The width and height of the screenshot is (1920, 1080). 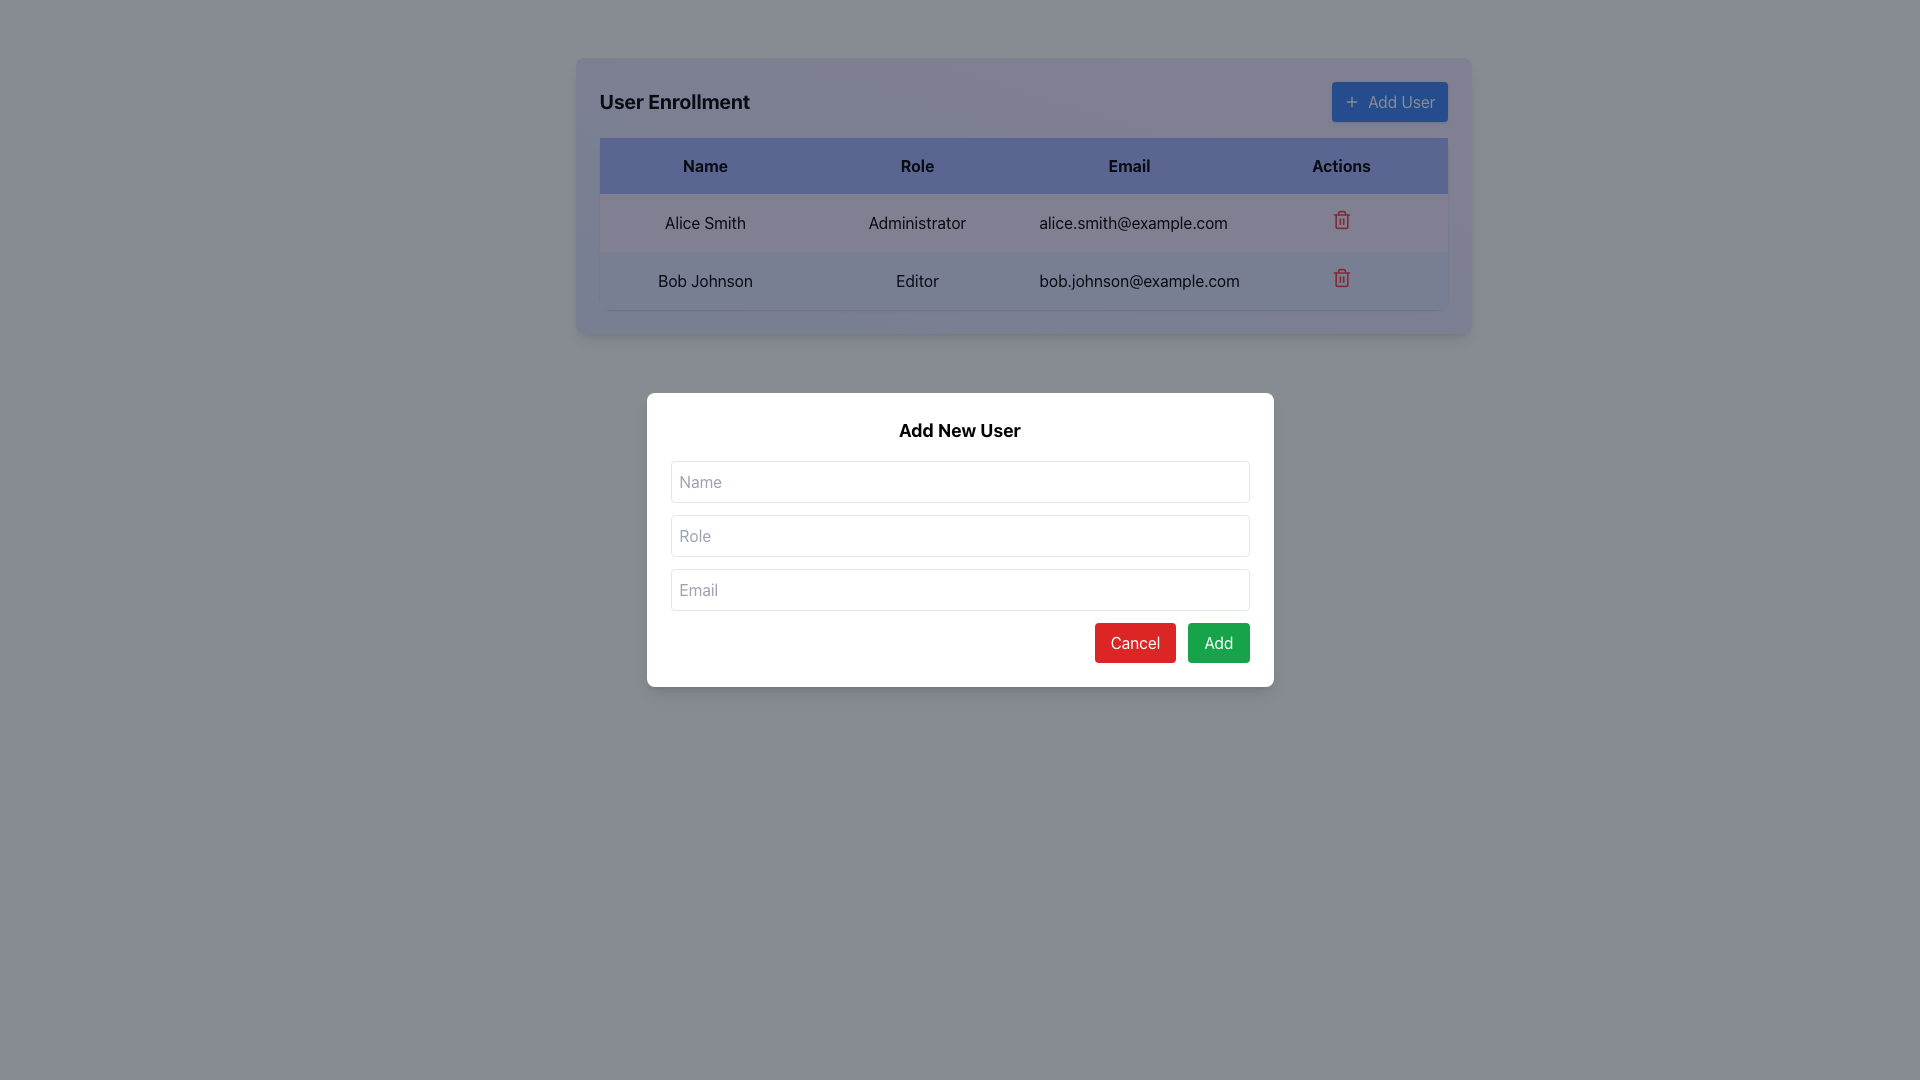 I want to click on the text label displaying the user's name 'Bob Johnson' in the user enrollment table for accessibility purposes, so click(x=705, y=281).